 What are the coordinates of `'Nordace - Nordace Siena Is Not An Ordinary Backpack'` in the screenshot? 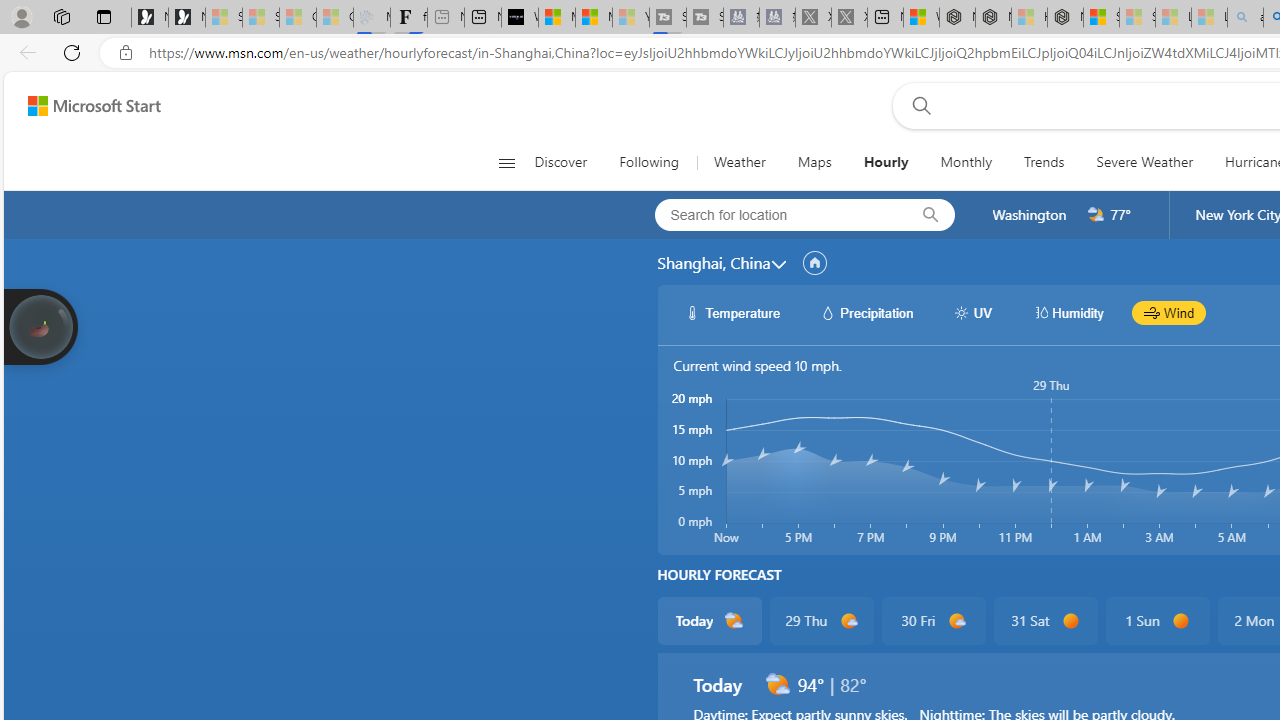 It's located at (1064, 17).